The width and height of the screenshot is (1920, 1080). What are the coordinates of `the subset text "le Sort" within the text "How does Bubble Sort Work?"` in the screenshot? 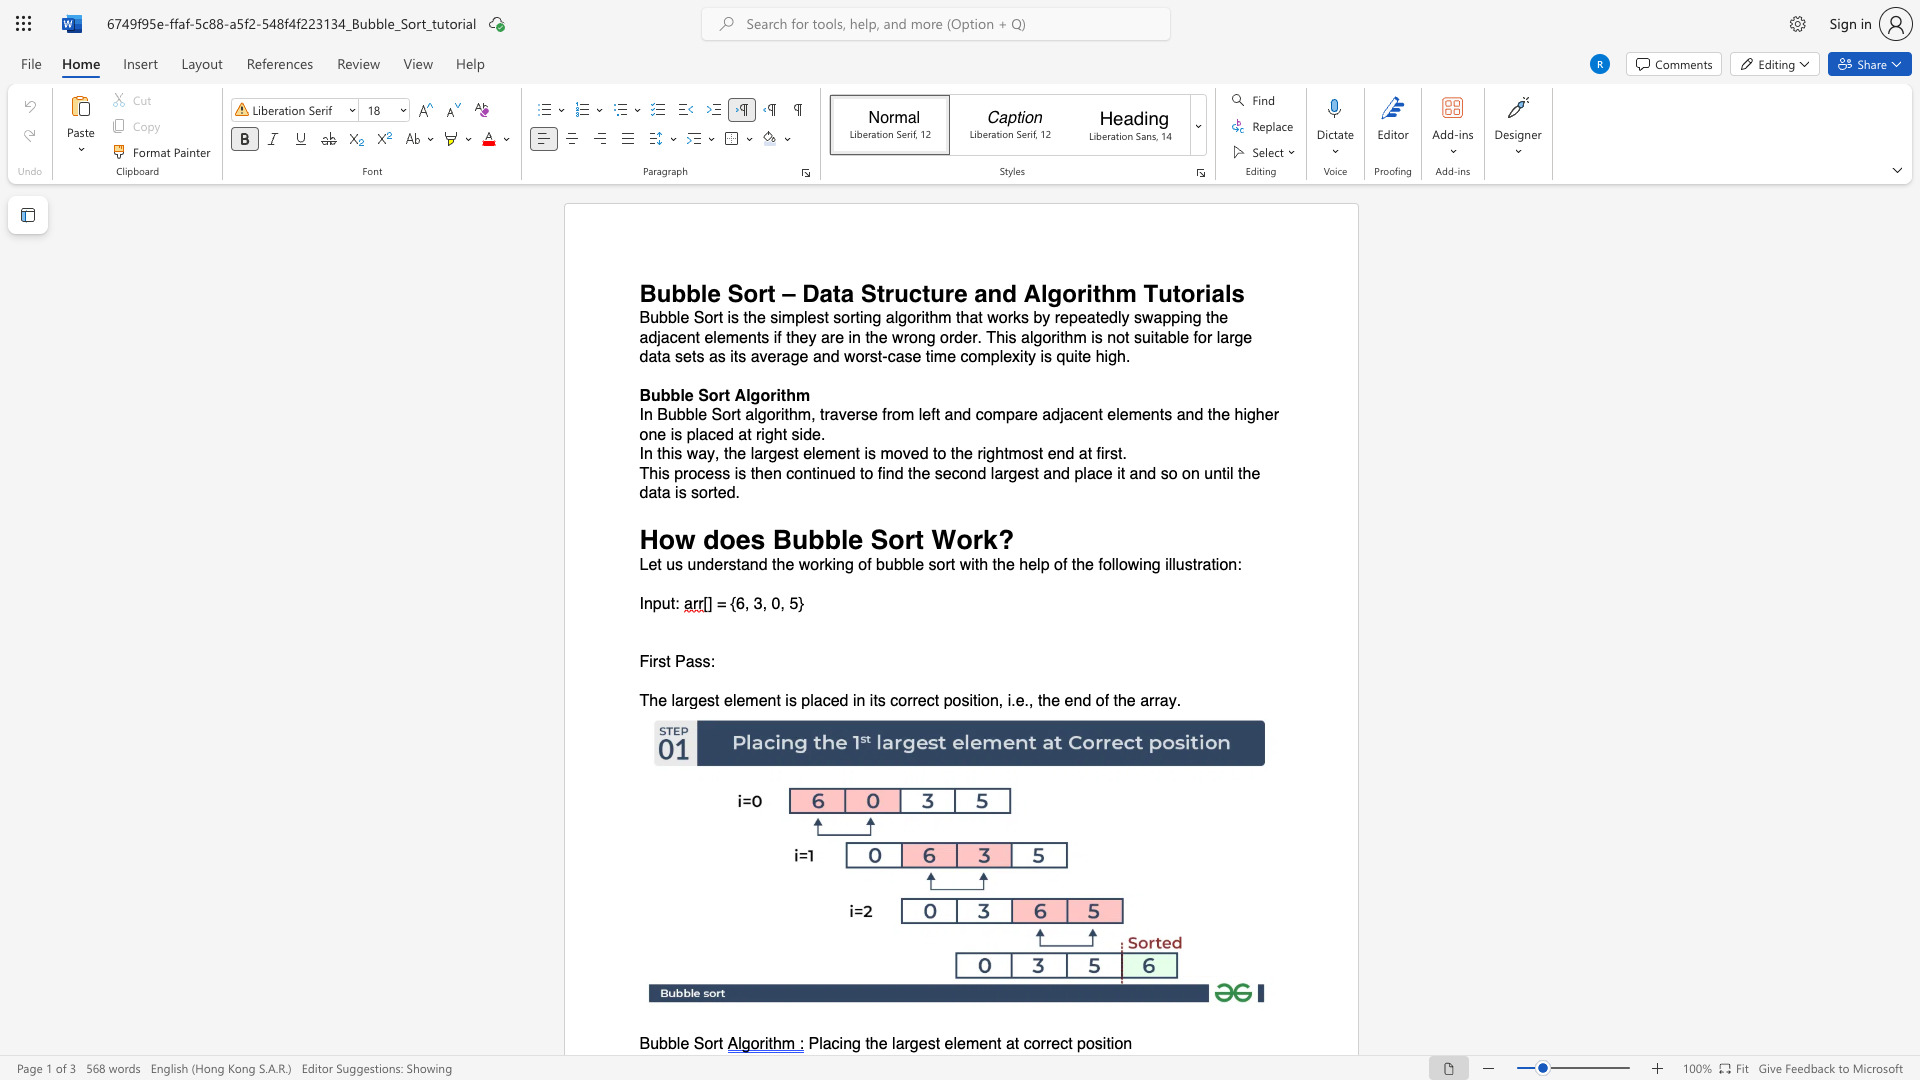 It's located at (840, 538).